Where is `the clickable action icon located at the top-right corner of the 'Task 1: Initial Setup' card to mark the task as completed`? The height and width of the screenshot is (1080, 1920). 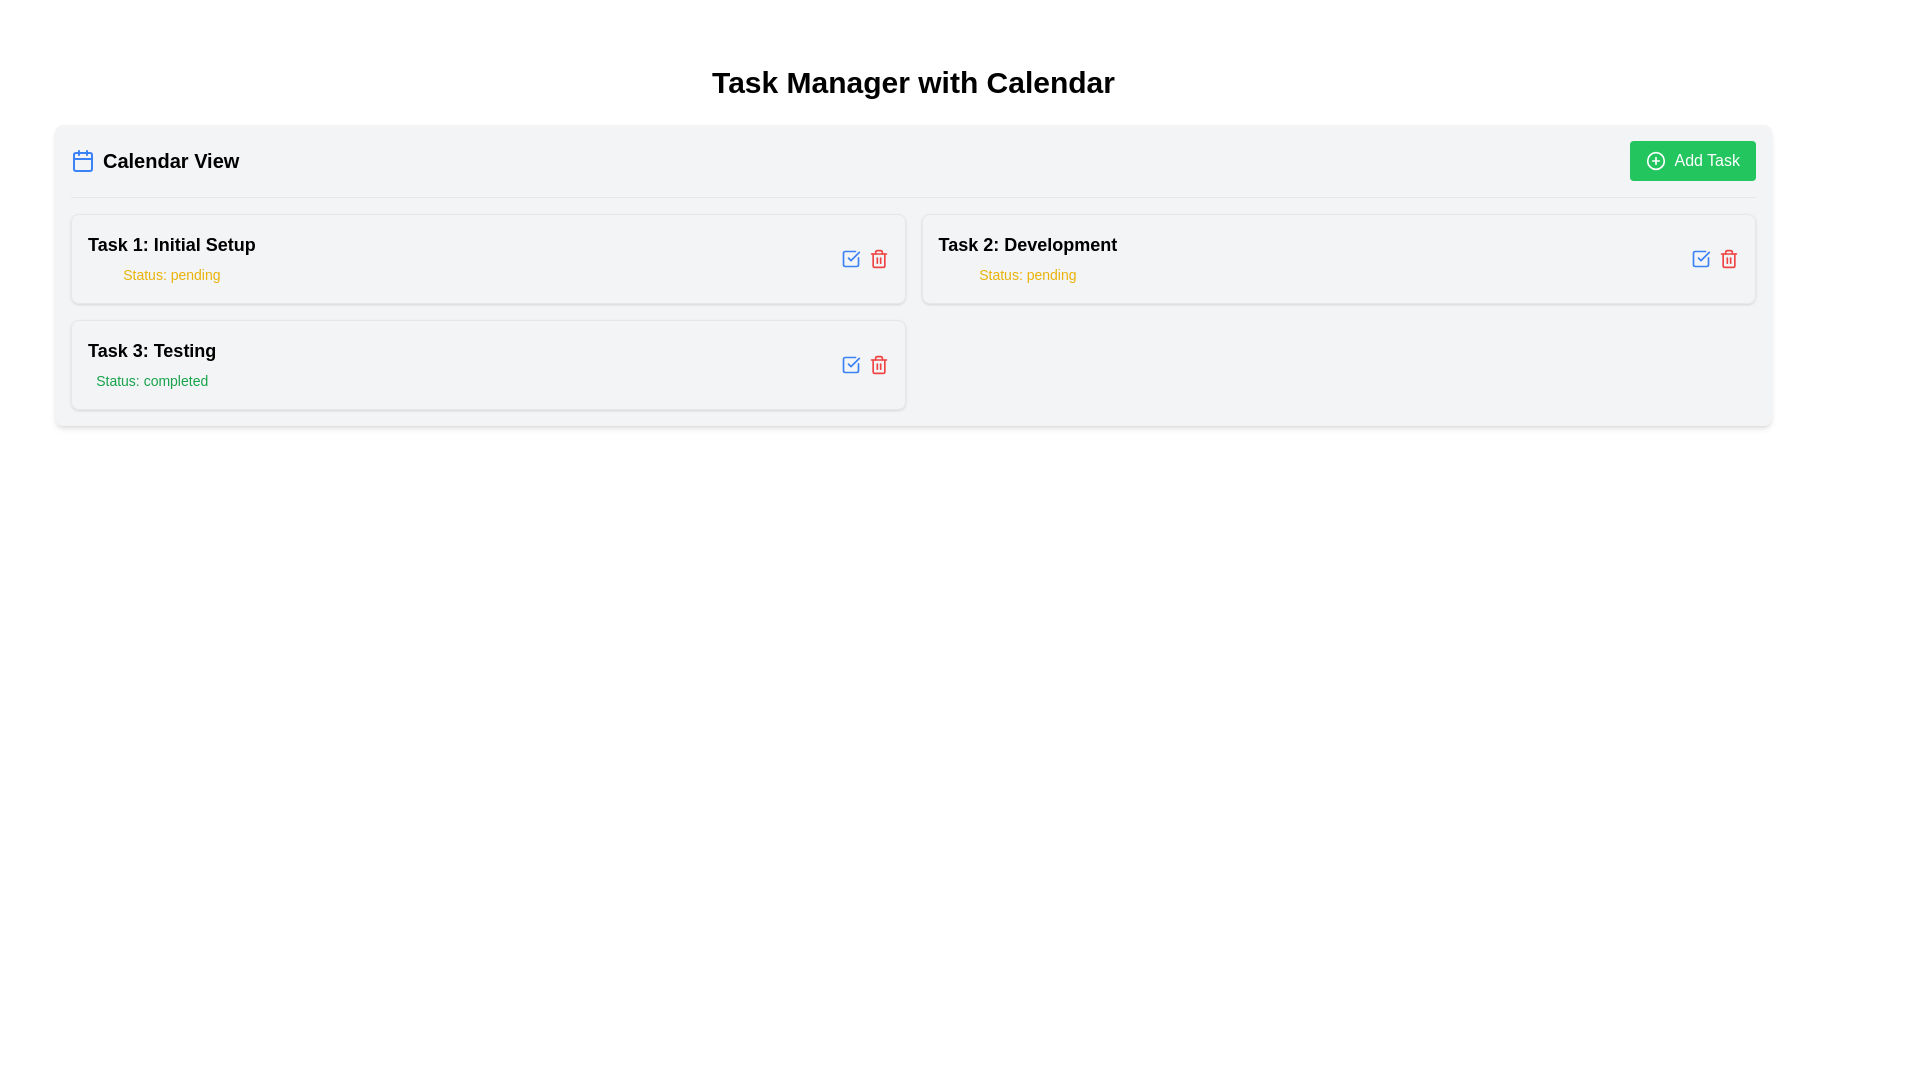 the clickable action icon located at the top-right corner of the 'Task 1: Initial Setup' card to mark the task as completed is located at coordinates (850, 365).